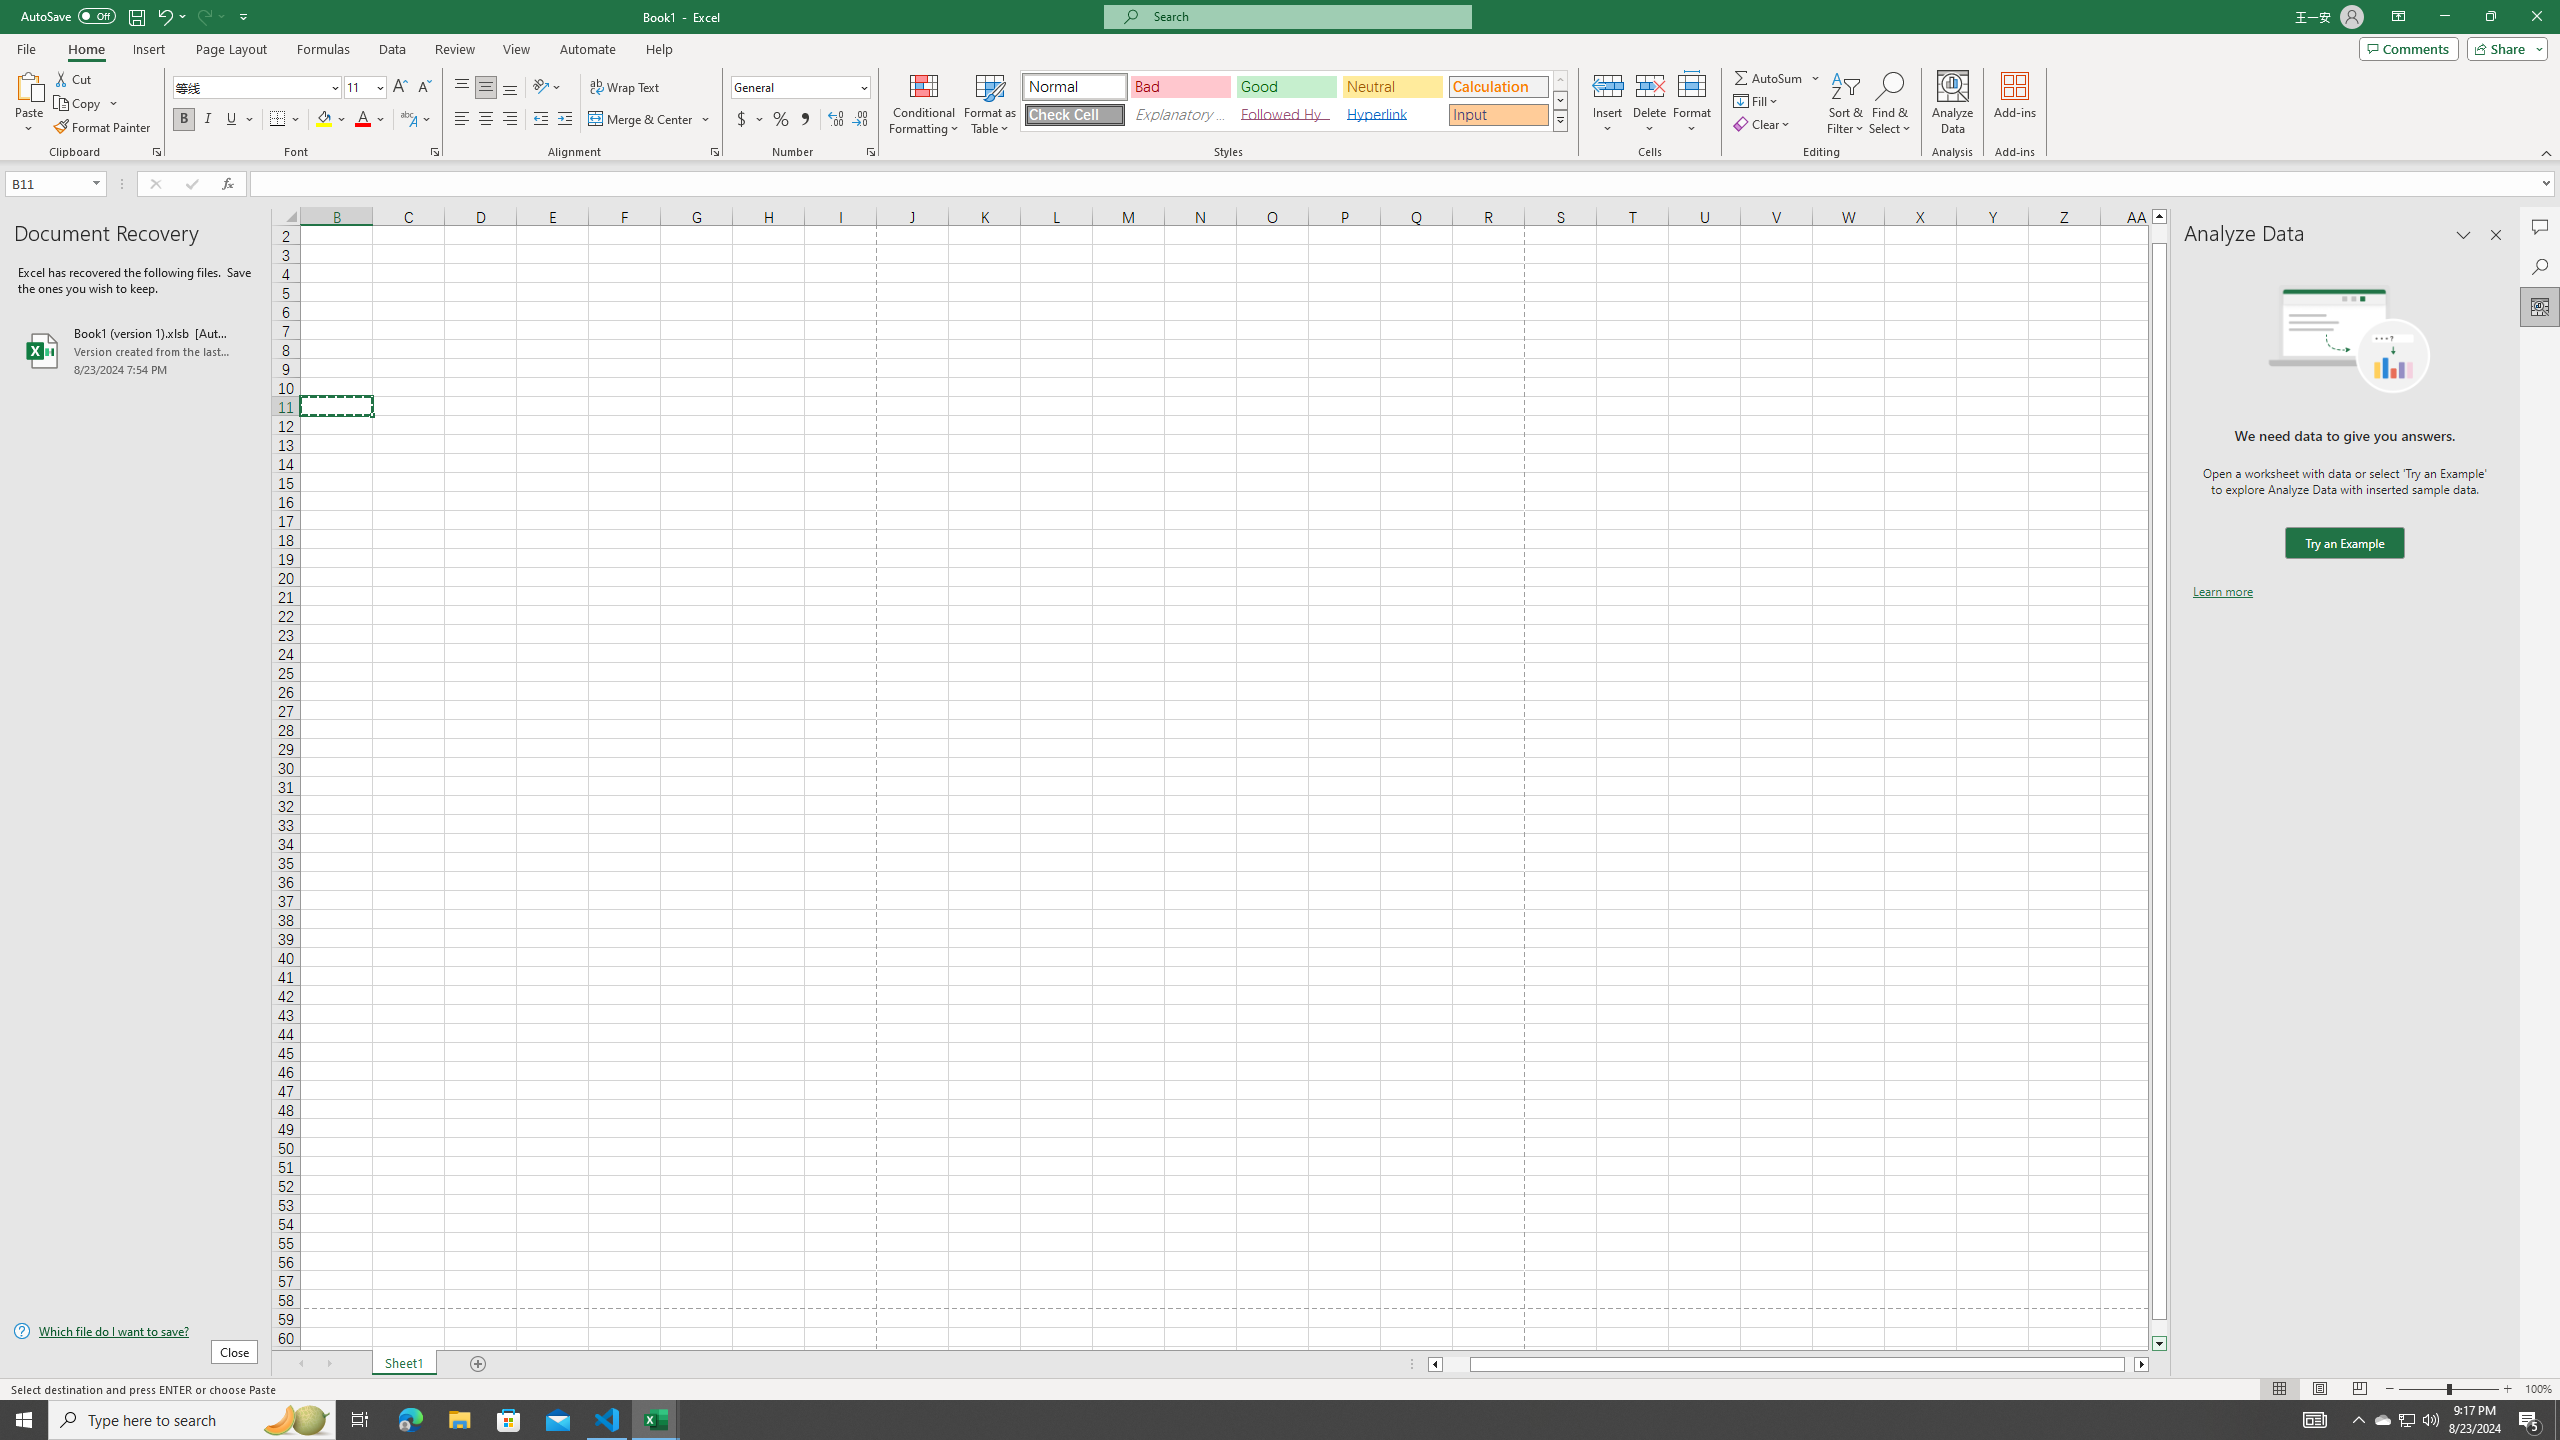 The image size is (2560, 1440). What do you see at coordinates (2159, 233) in the screenshot?
I see `'Page up'` at bounding box center [2159, 233].